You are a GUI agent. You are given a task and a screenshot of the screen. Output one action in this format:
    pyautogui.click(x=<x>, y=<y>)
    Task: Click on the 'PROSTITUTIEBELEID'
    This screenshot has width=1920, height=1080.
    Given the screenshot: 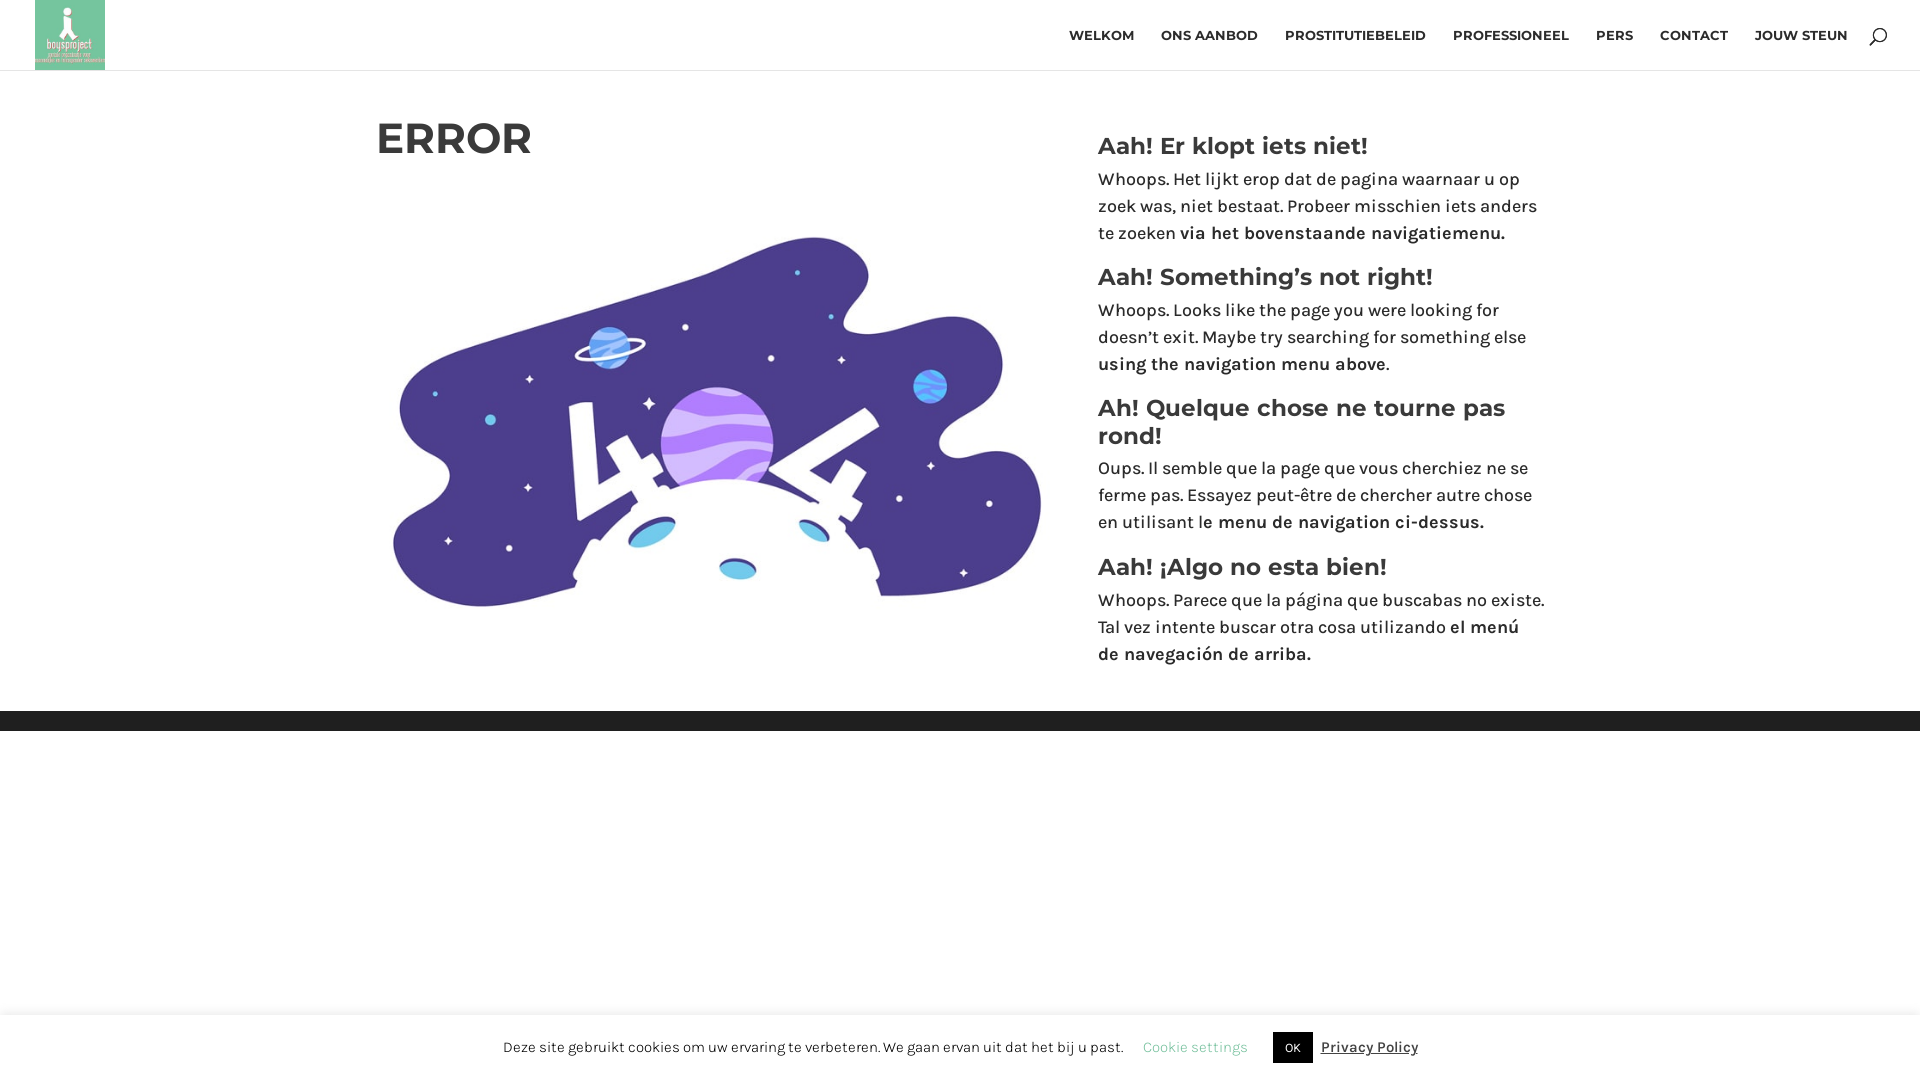 What is the action you would take?
    pyautogui.click(x=1355, y=48)
    